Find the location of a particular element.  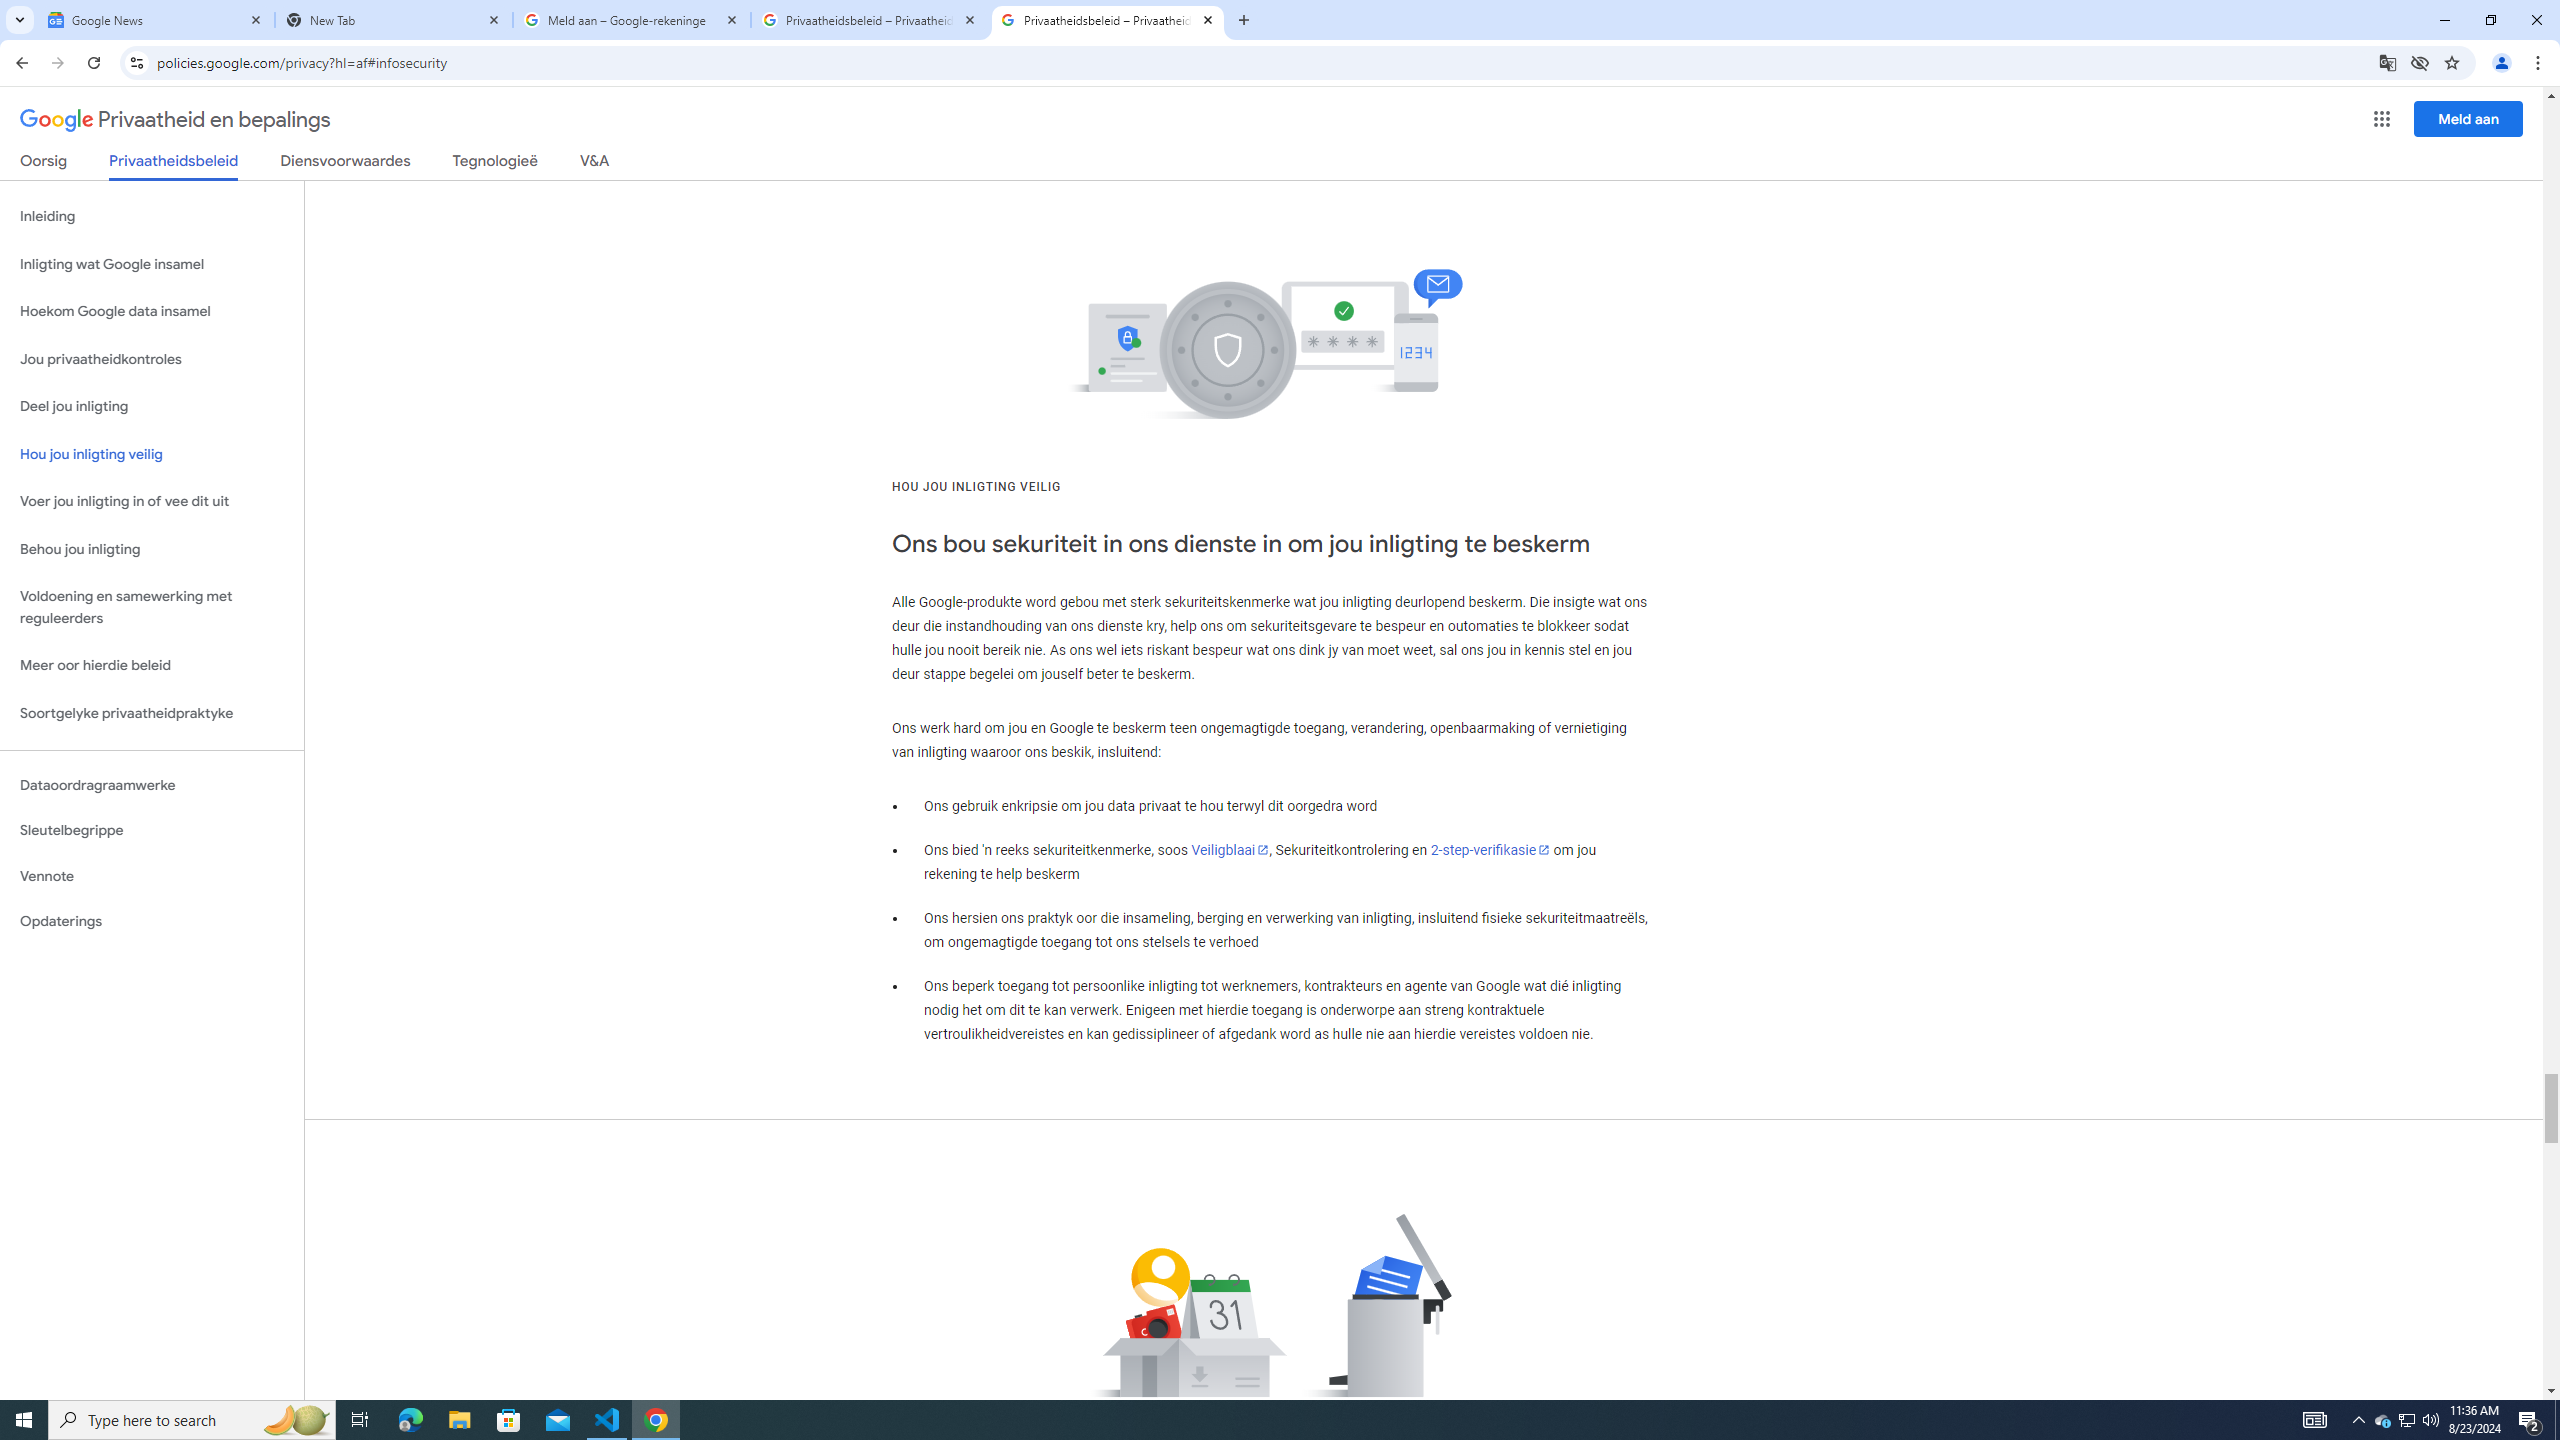

'Hoekom Google data insamel' is located at coordinates (151, 310).